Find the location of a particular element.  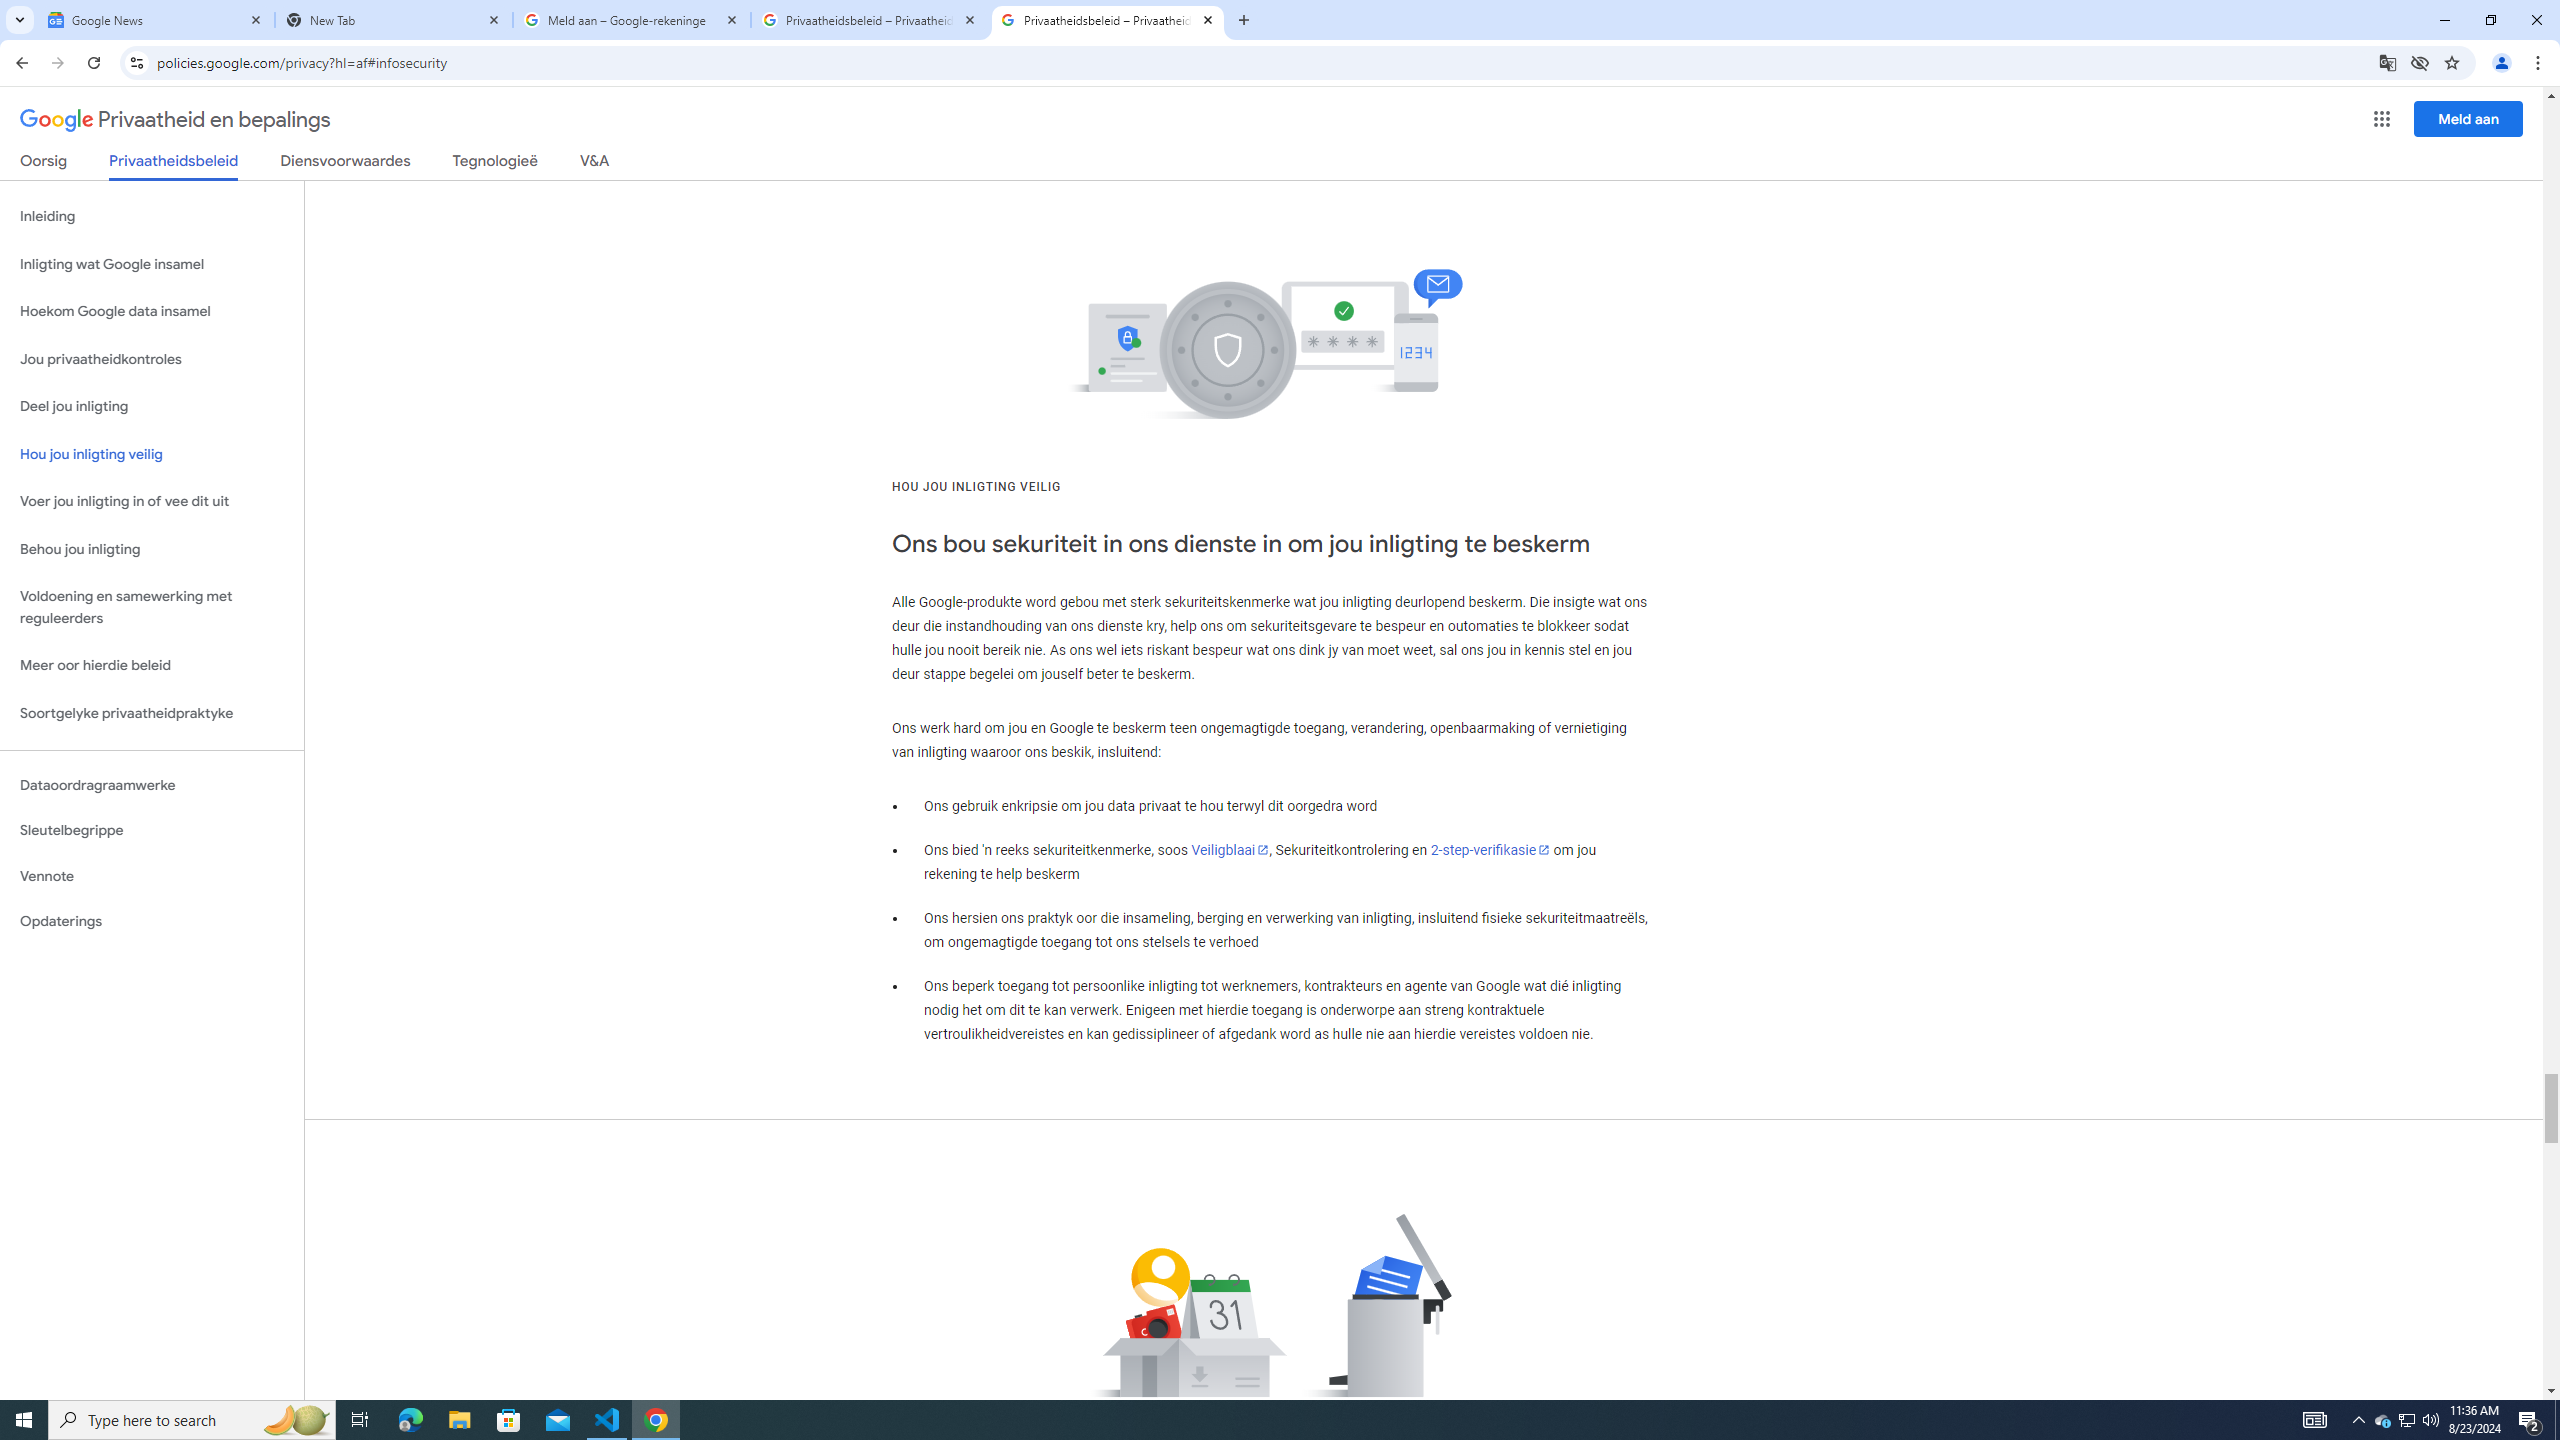

'Hoekom Google data insamel' is located at coordinates (151, 310).